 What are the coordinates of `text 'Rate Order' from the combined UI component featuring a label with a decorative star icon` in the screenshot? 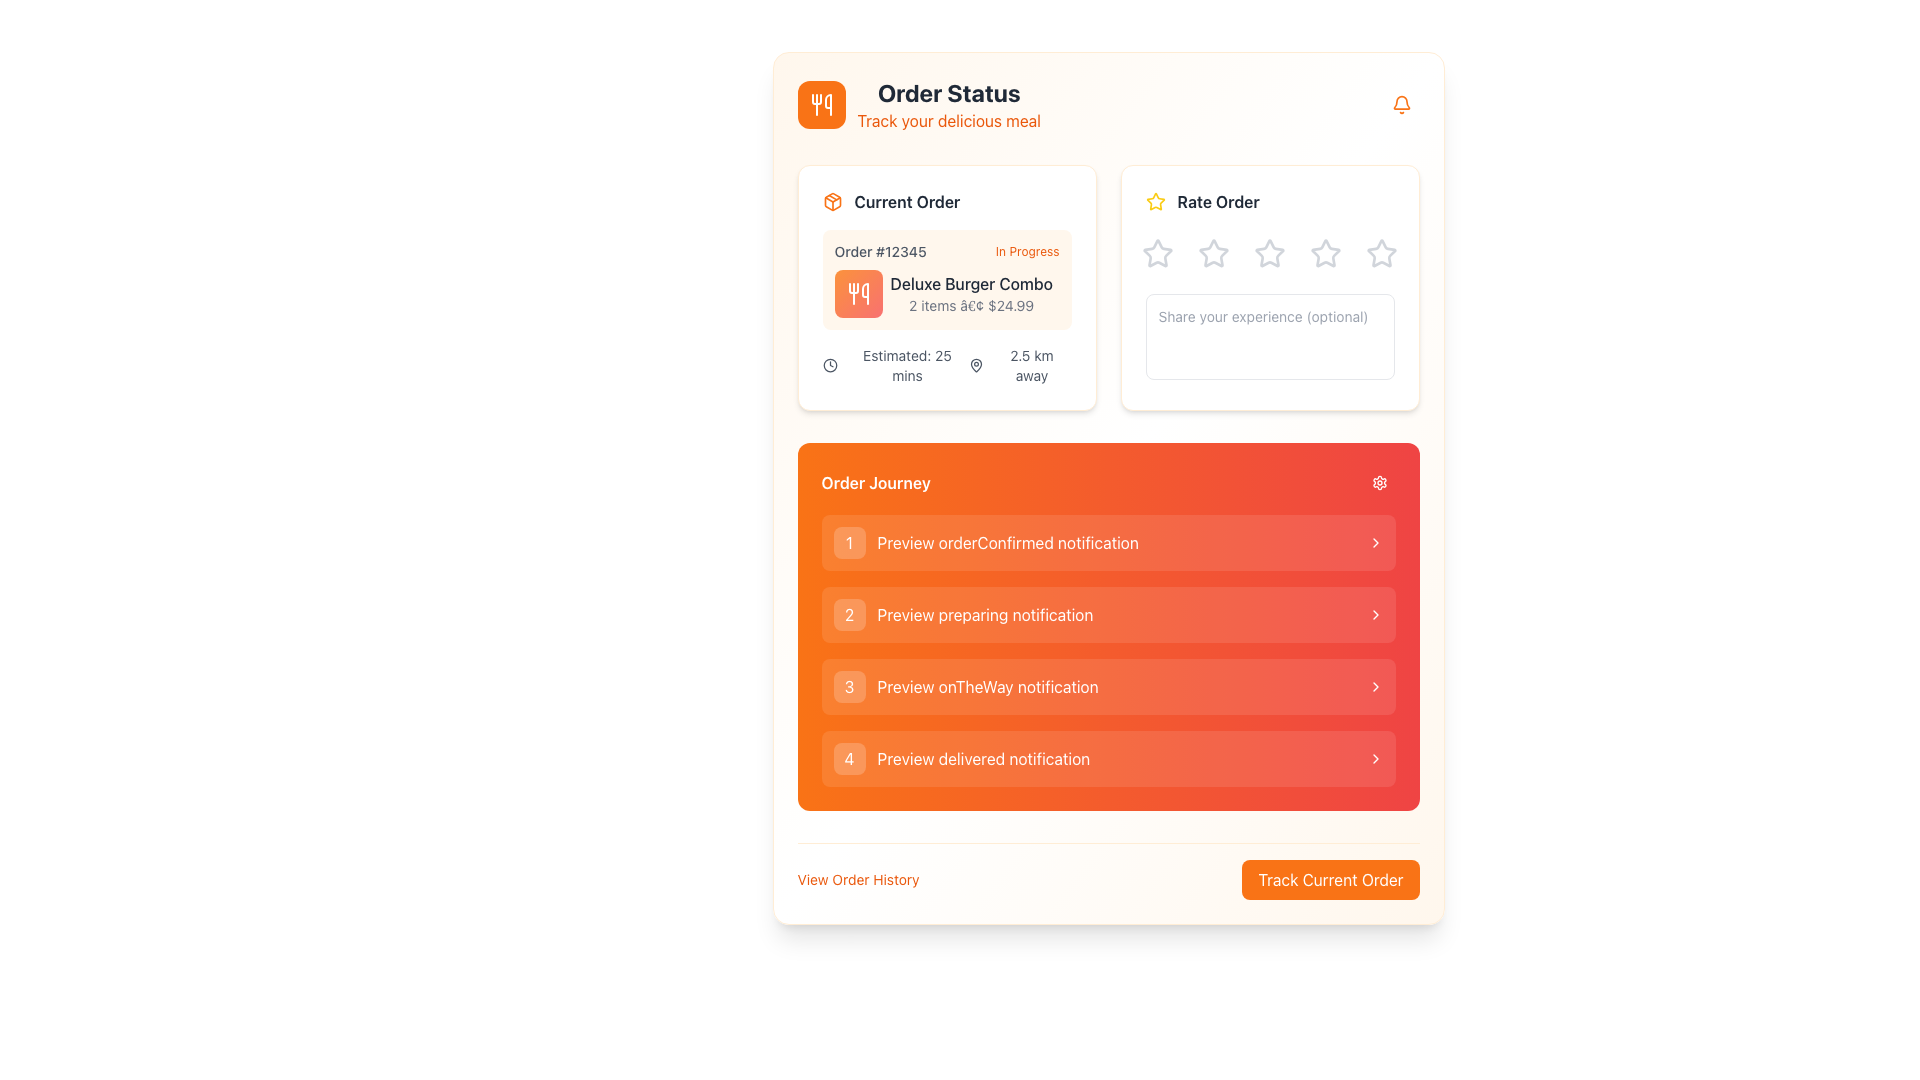 It's located at (1201, 201).